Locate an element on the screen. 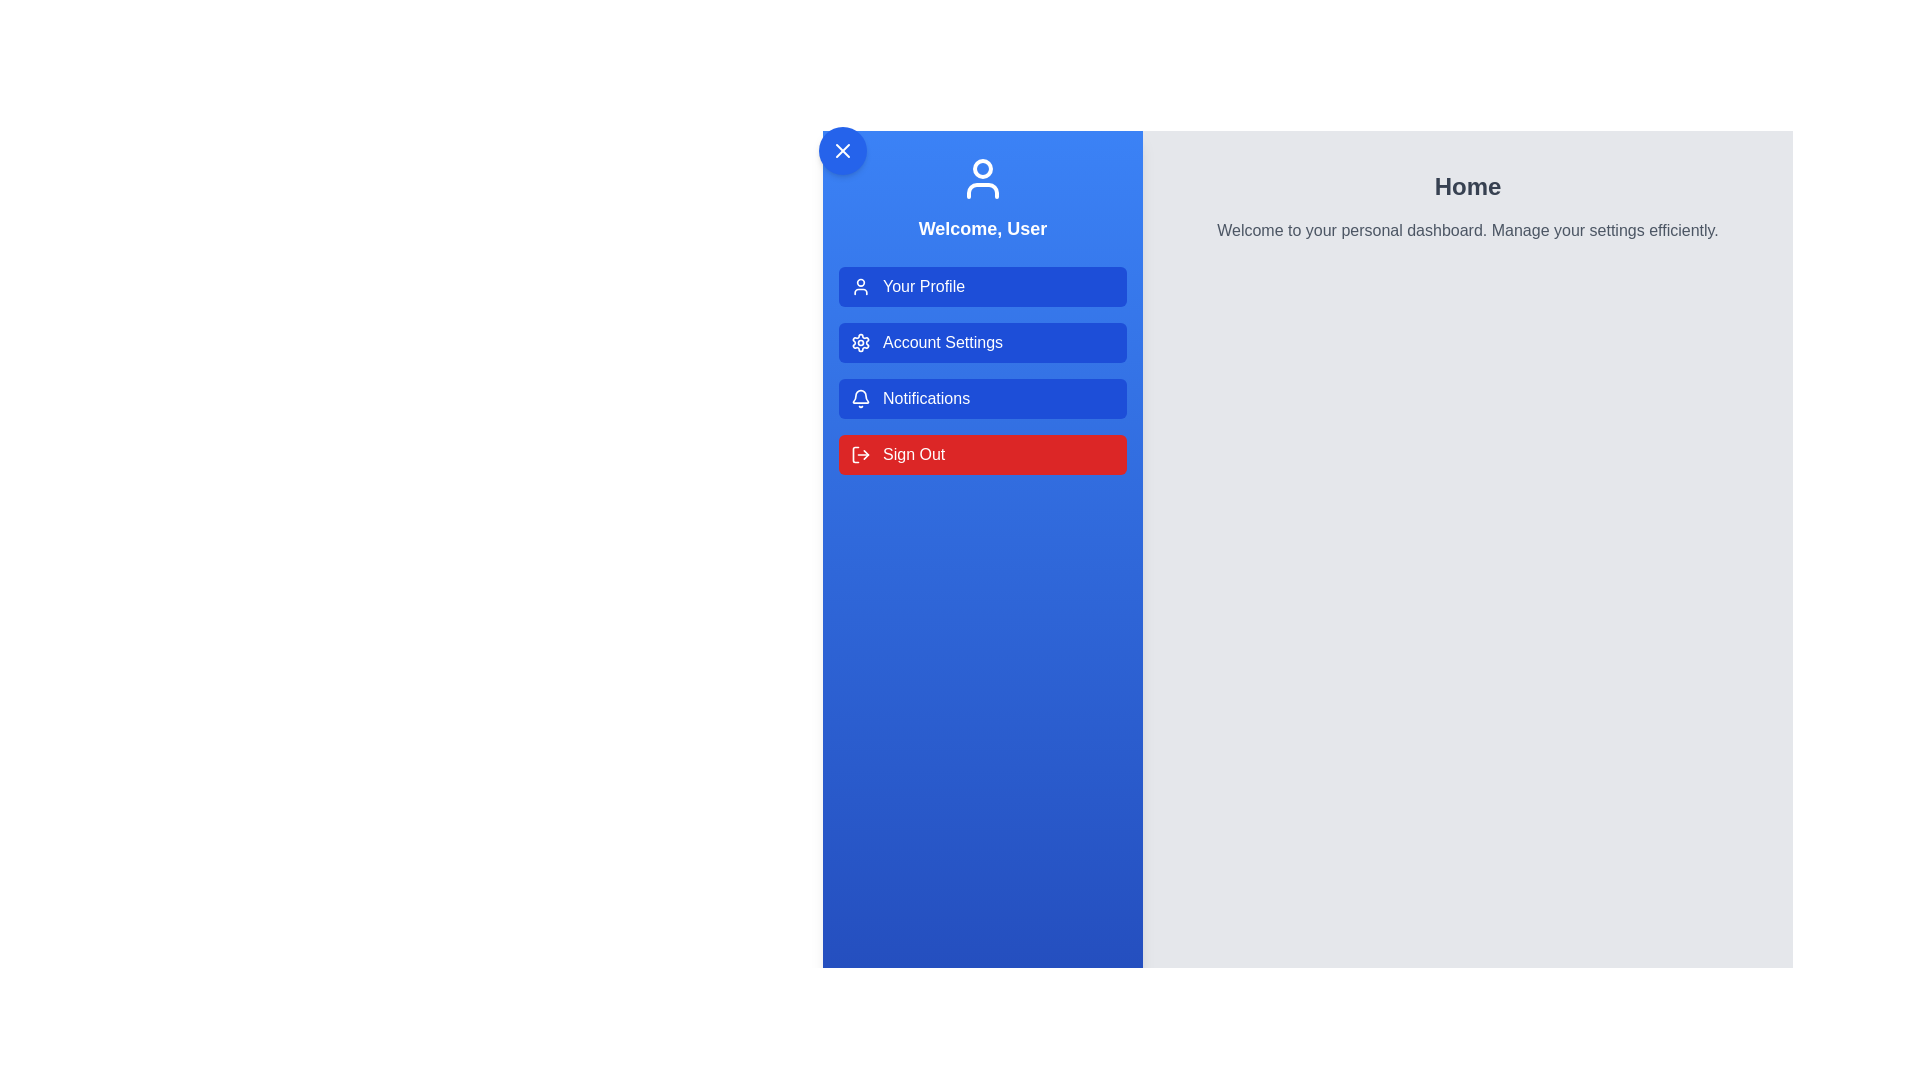  top-left button to toggle the drawer is located at coordinates (843, 149).